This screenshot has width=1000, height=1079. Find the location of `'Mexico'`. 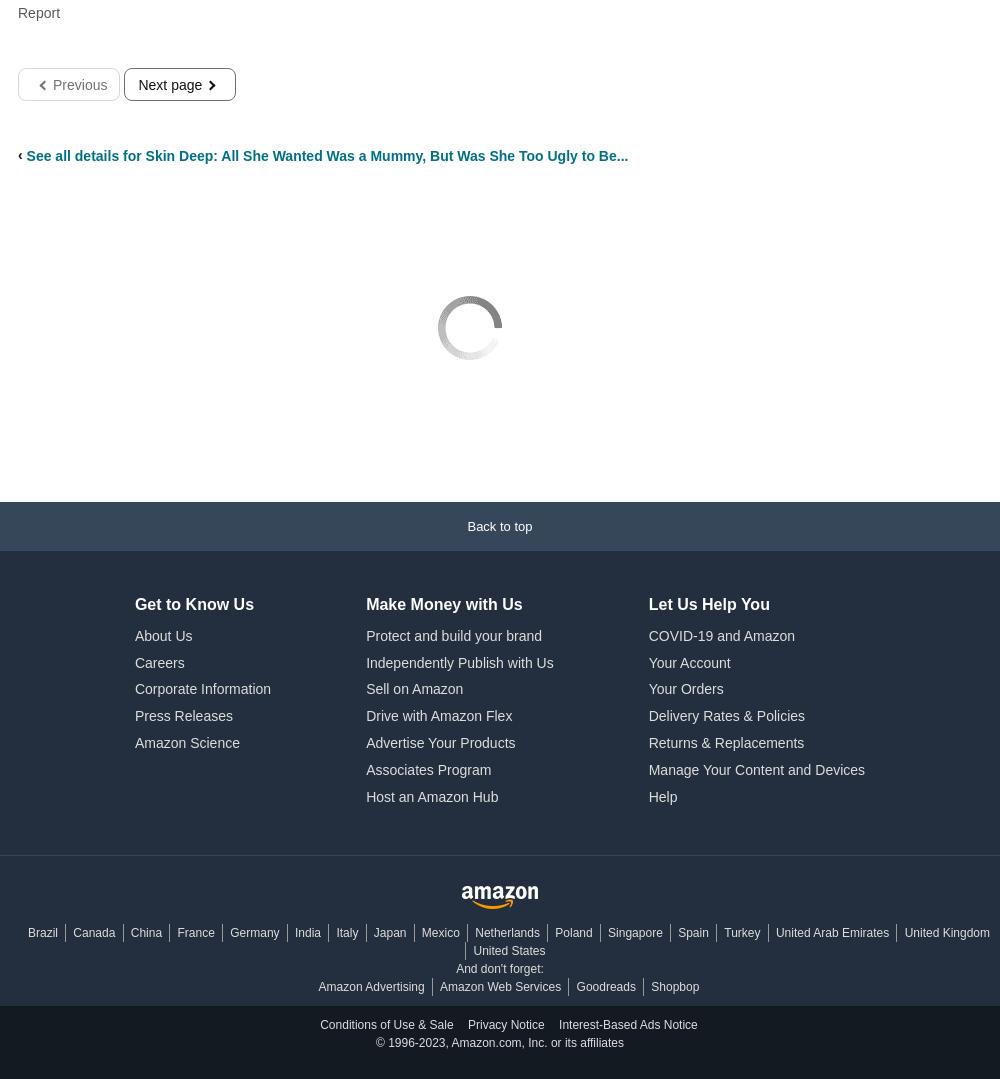

'Mexico' is located at coordinates (439, 933).